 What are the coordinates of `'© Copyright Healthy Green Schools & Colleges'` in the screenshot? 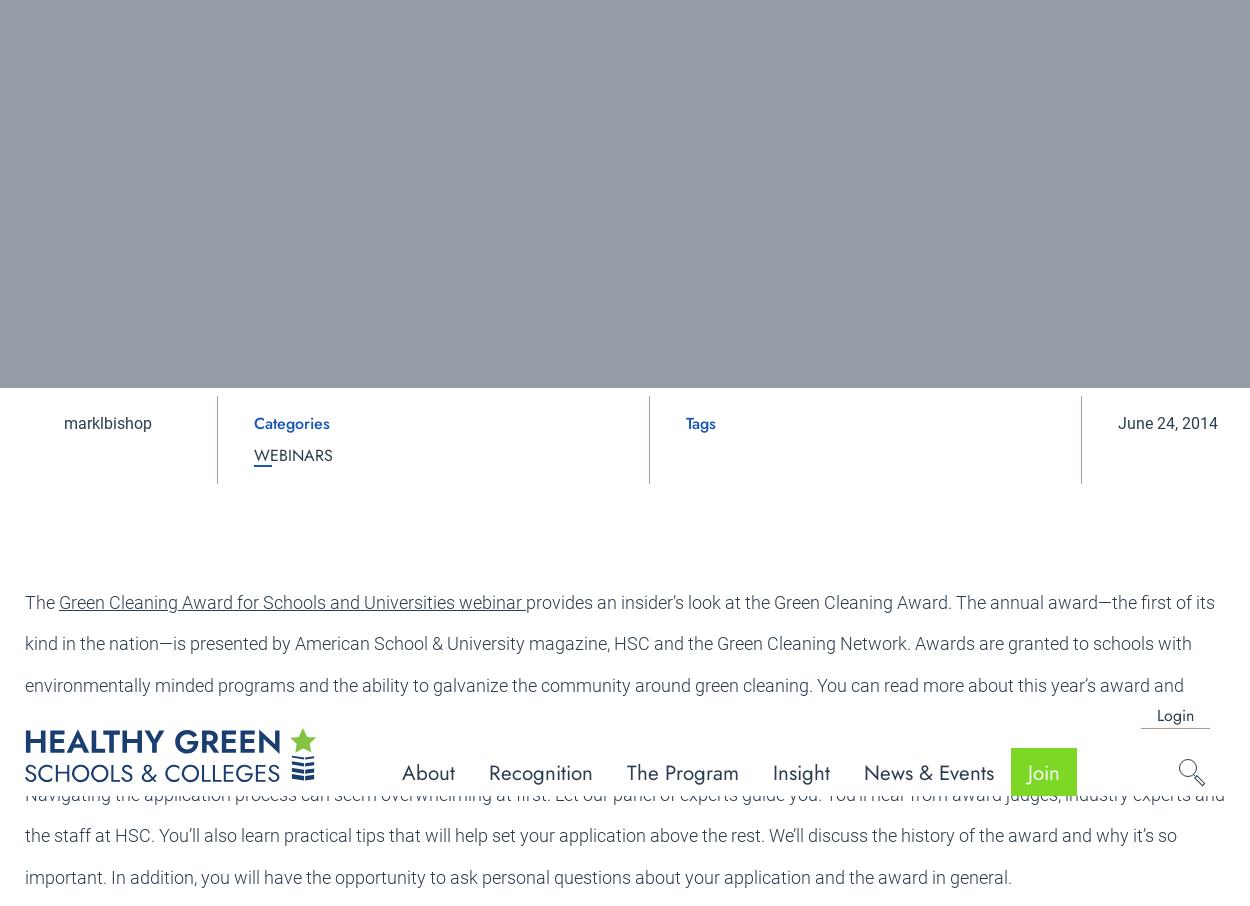 It's located at (1081, 811).